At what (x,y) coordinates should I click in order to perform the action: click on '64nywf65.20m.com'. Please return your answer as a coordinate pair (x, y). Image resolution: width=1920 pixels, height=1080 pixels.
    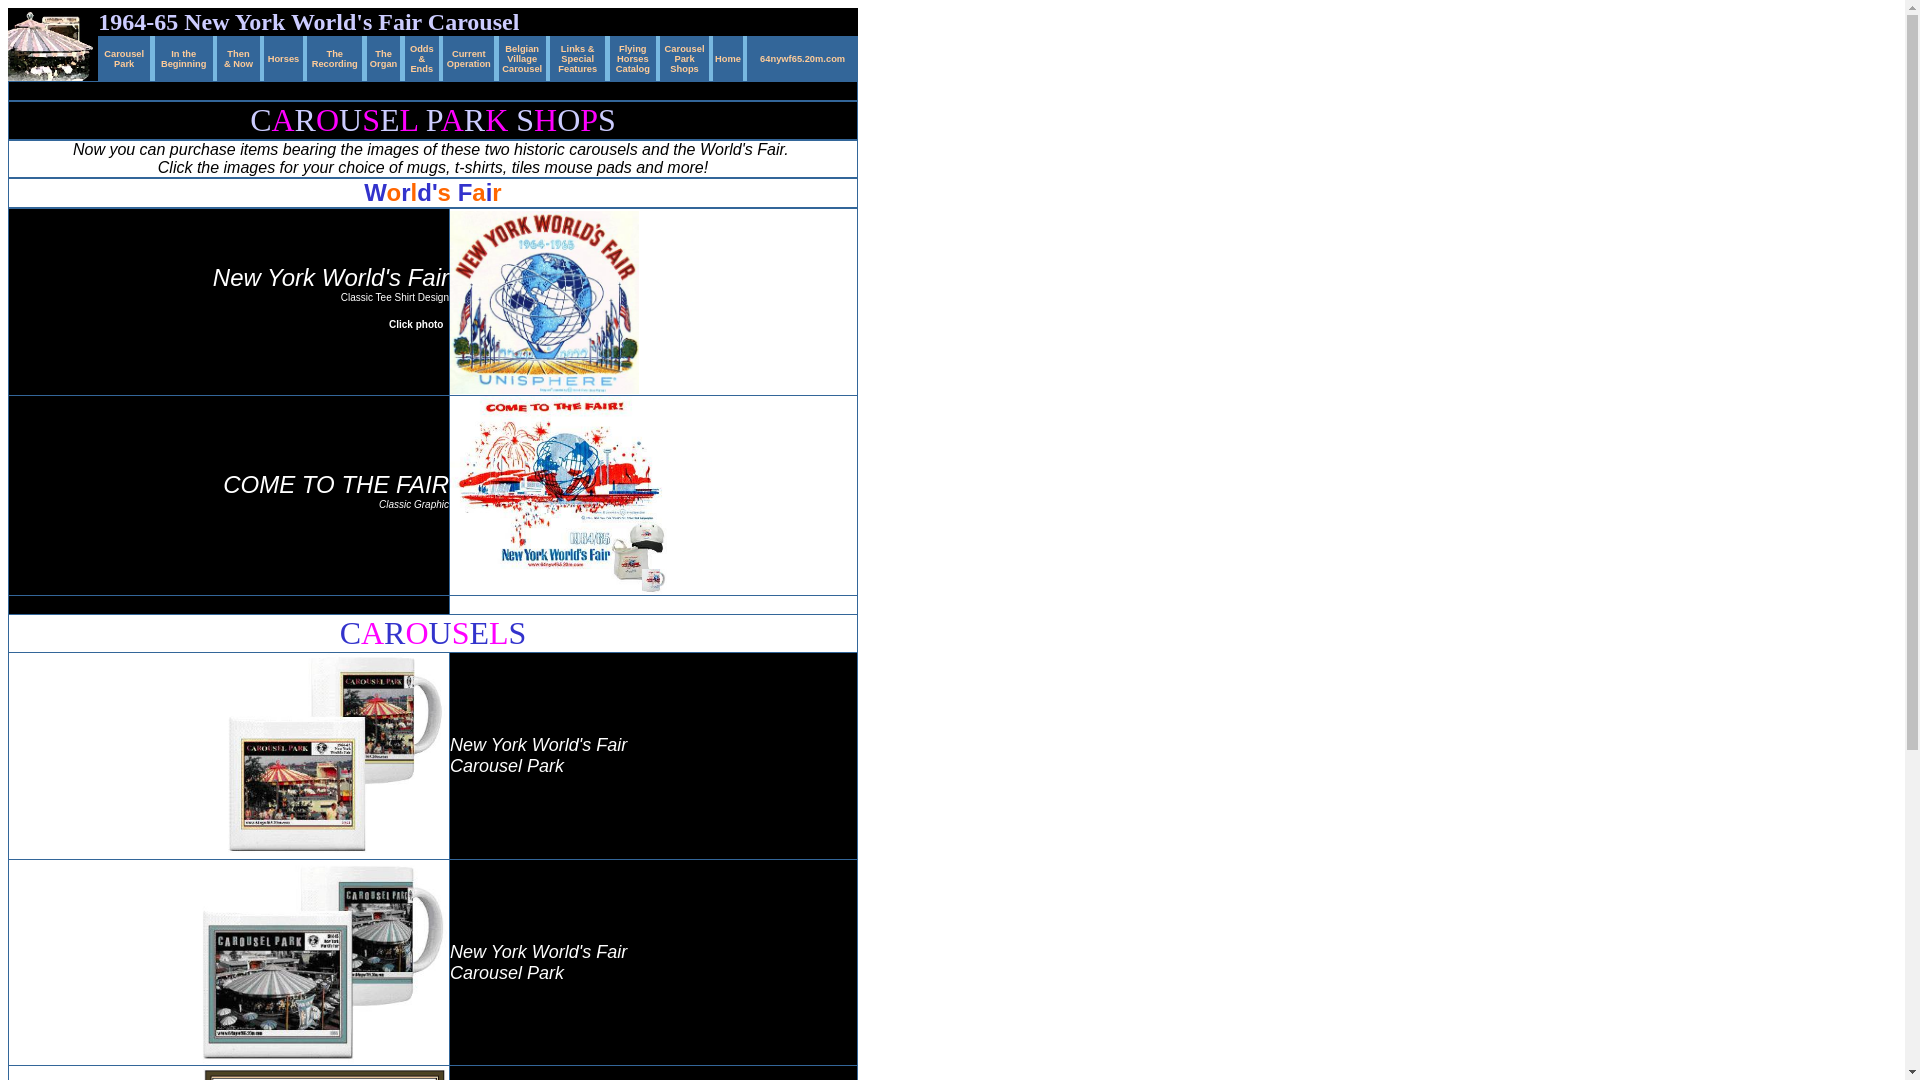
    Looking at the image, I should click on (802, 55).